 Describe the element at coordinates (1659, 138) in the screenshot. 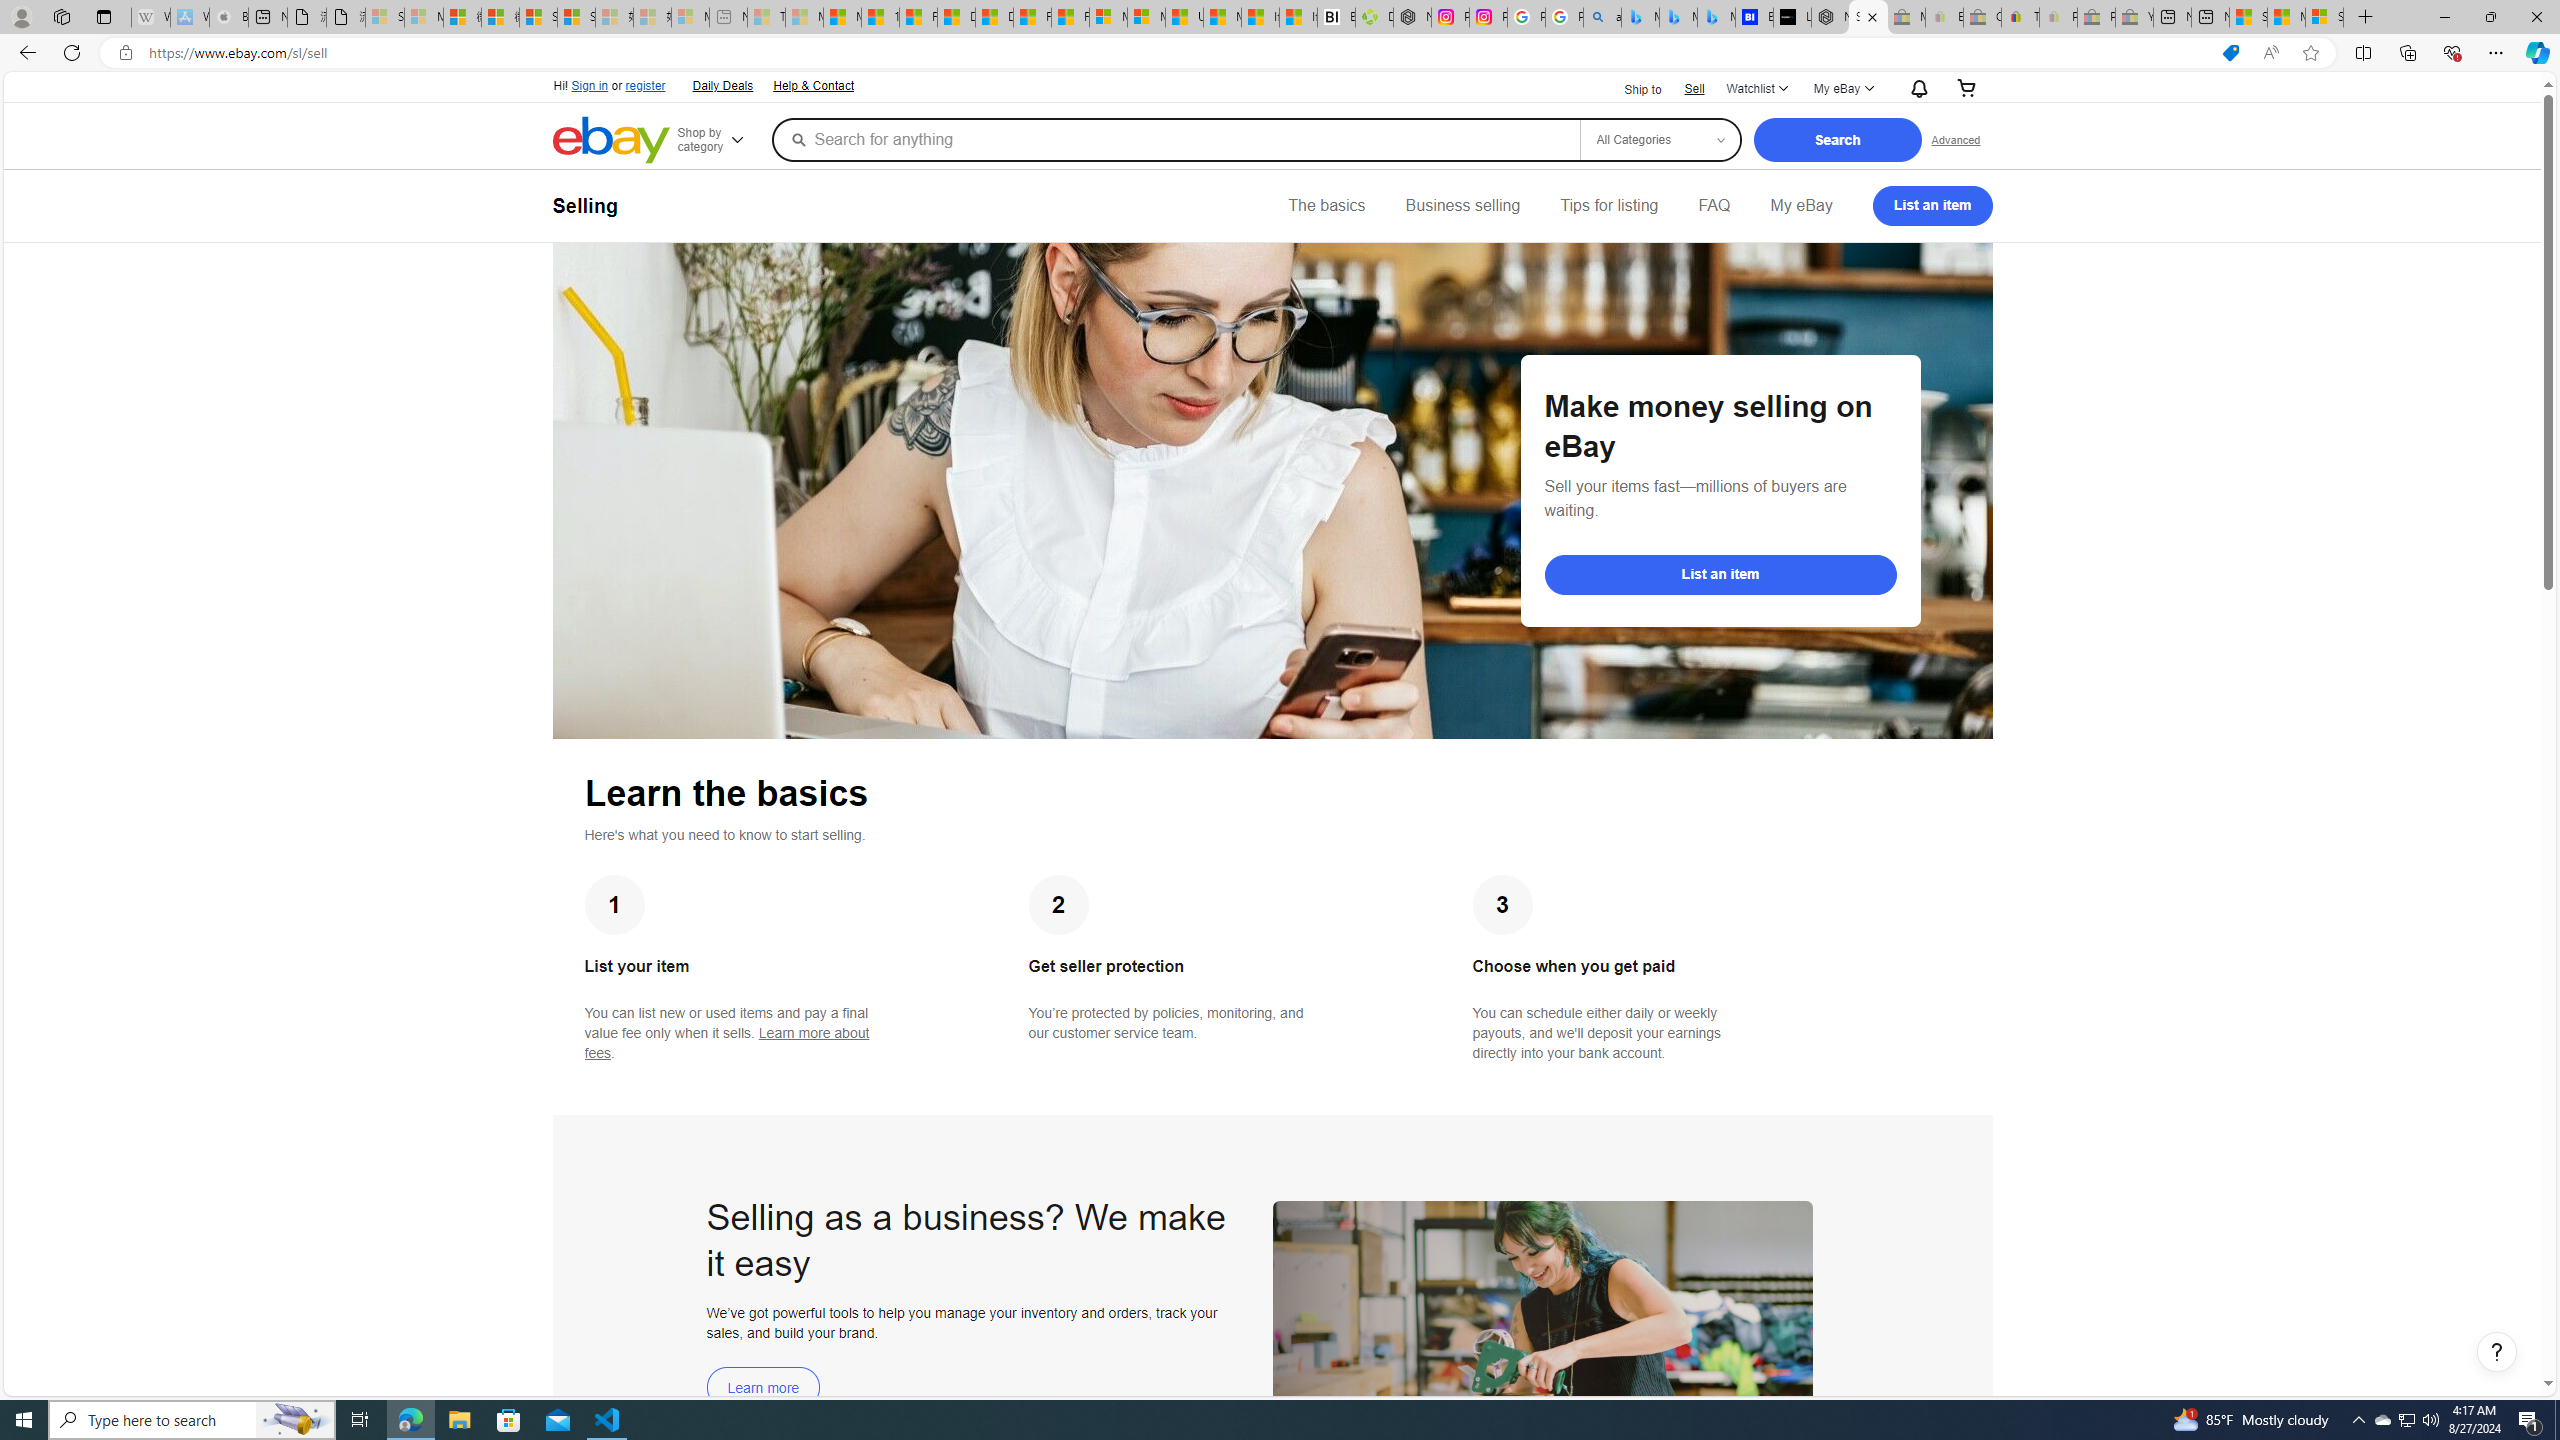

I see `'Select a category for search'` at that location.